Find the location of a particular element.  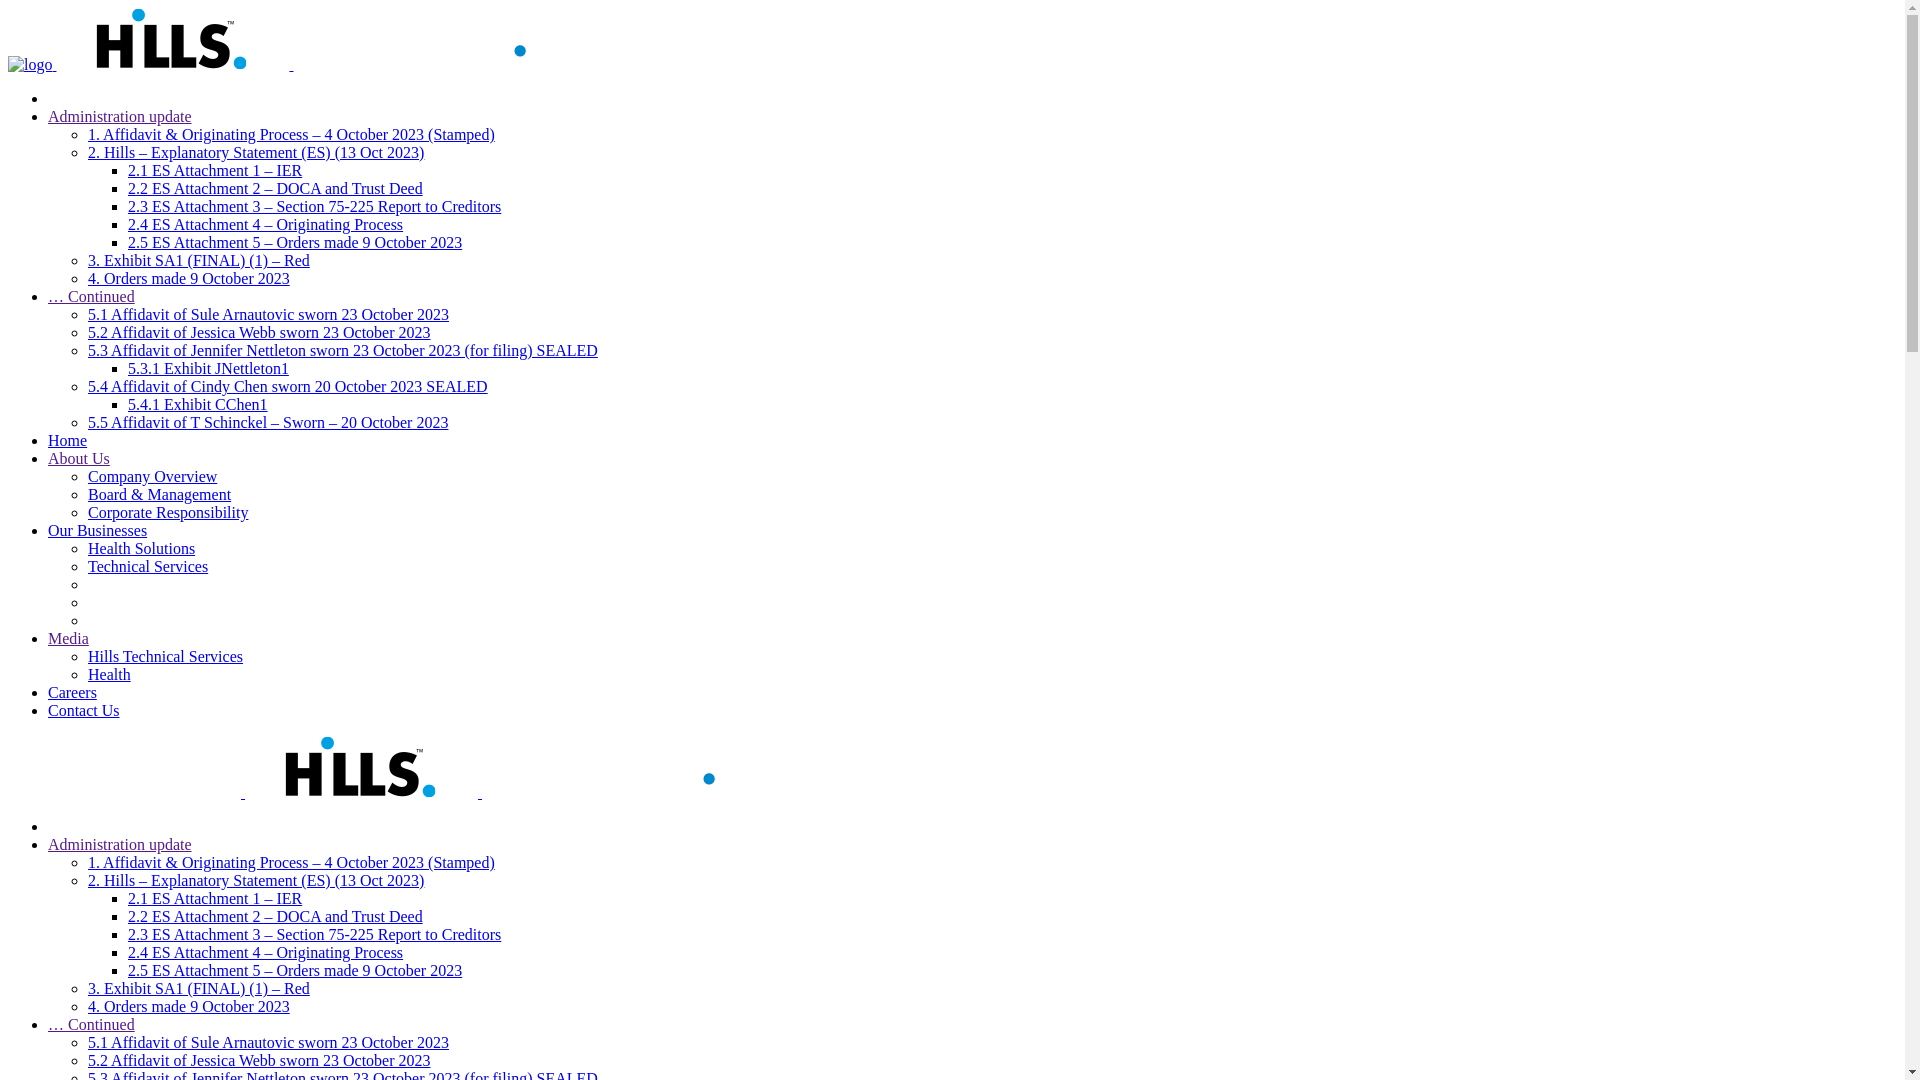

'Technical Services' is located at coordinates (147, 566).